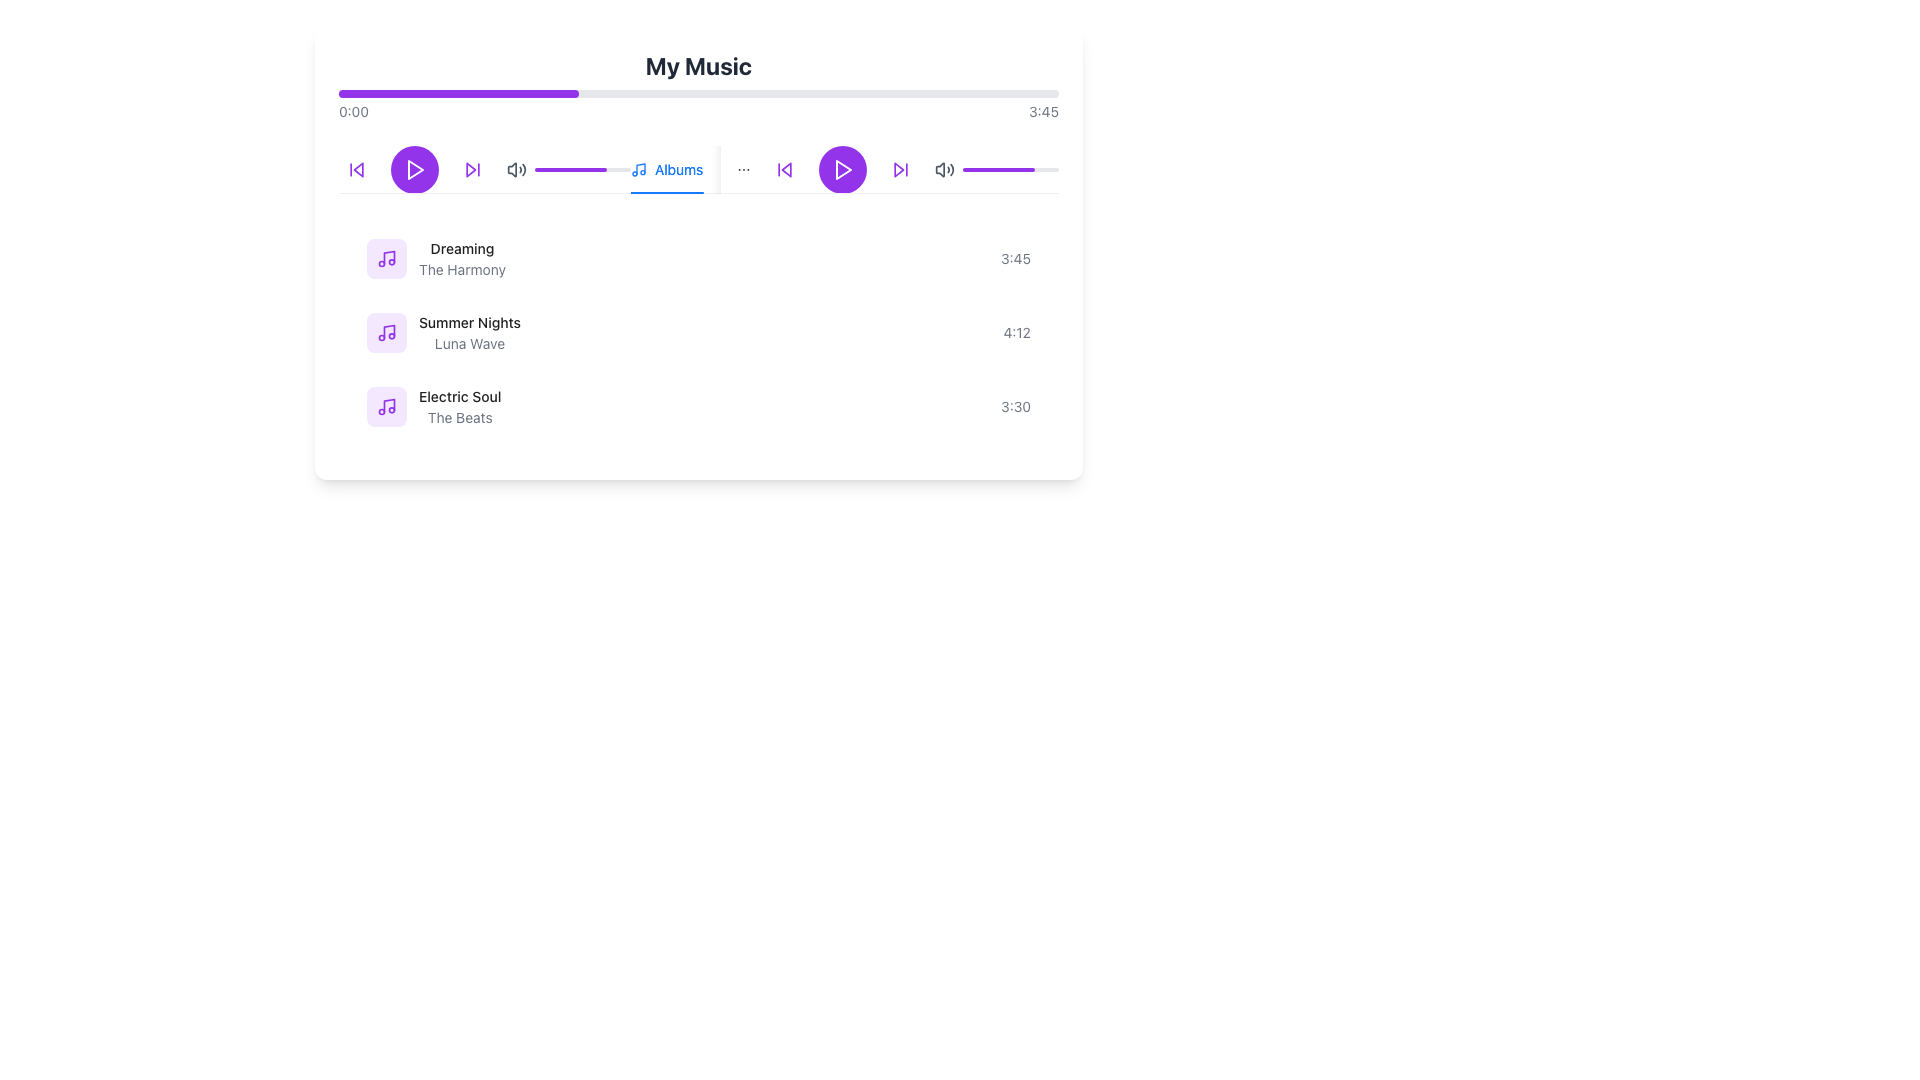 The height and width of the screenshot is (1080, 1920). I want to click on the leftmost subcomponent of the volume control icon in the music player interface, so click(512, 168).